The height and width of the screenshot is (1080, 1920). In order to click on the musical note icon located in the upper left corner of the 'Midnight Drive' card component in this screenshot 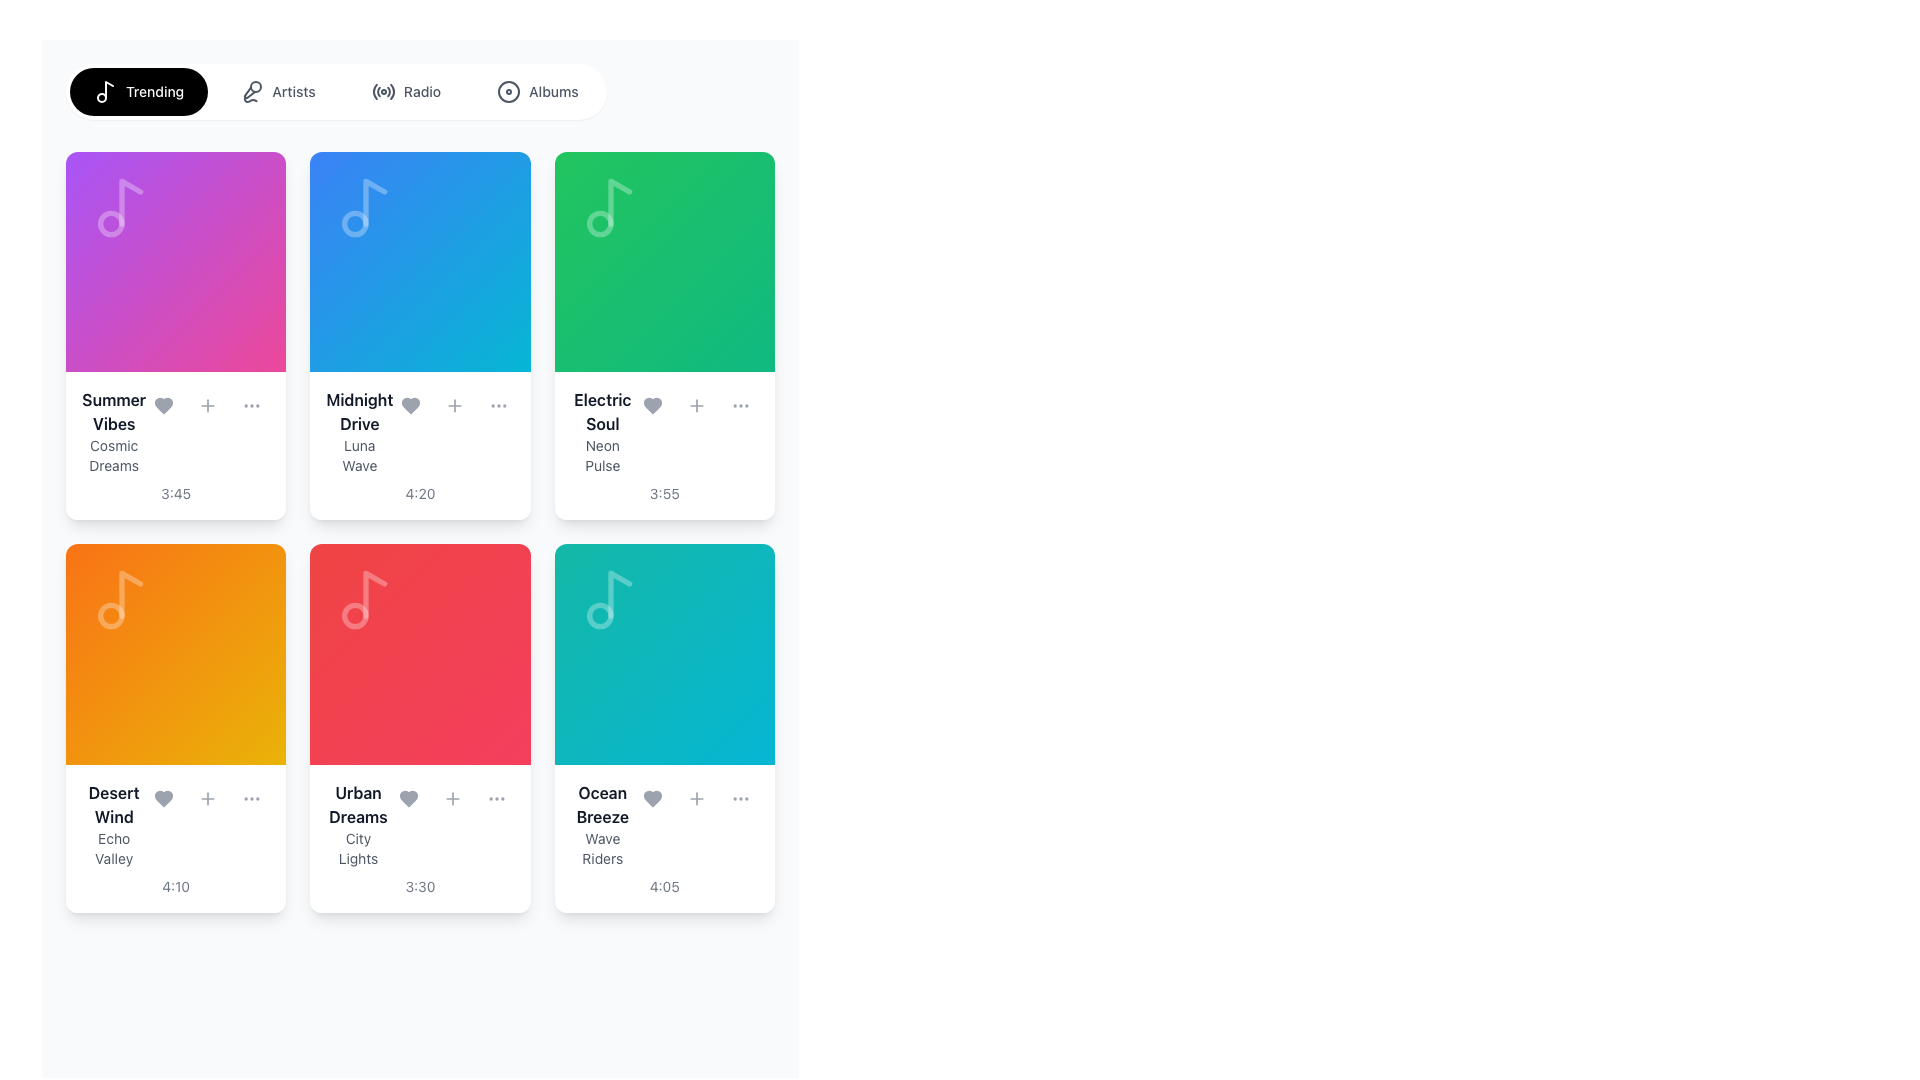, I will do `click(366, 208)`.